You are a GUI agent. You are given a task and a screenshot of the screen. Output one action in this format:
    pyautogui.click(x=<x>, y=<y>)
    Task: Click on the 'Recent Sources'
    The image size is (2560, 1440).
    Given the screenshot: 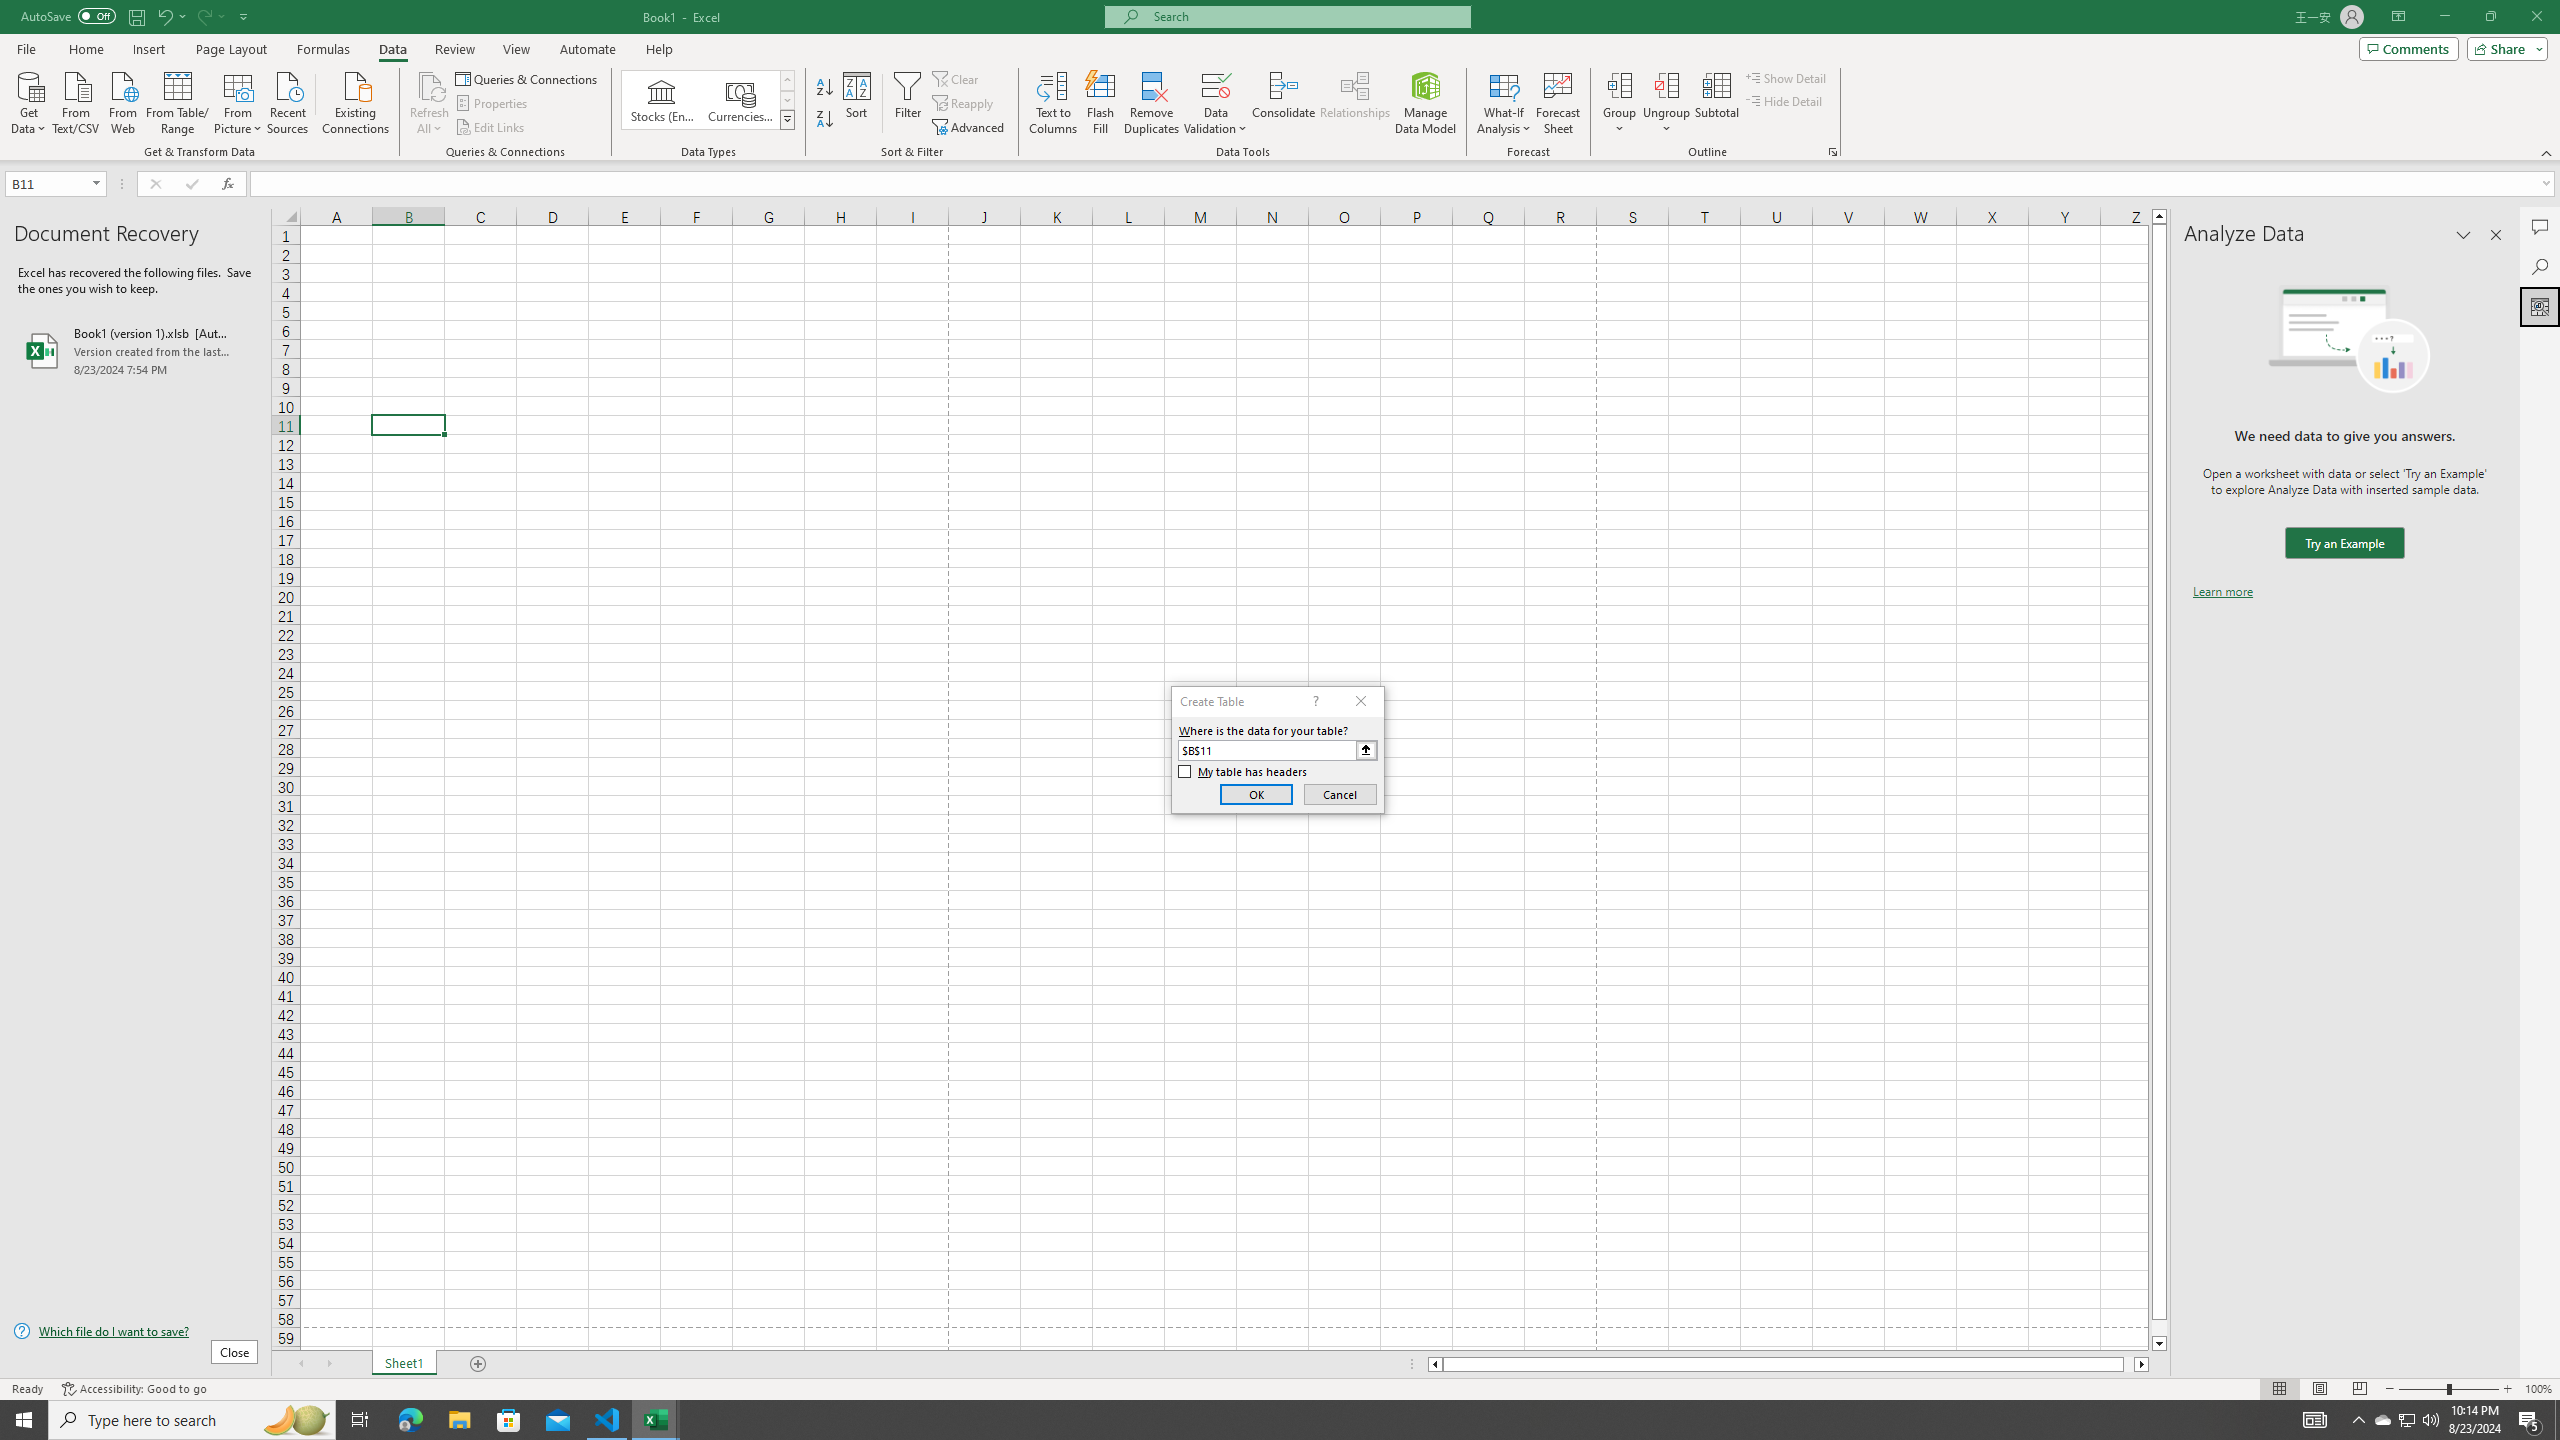 What is the action you would take?
    pyautogui.click(x=288, y=100)
    